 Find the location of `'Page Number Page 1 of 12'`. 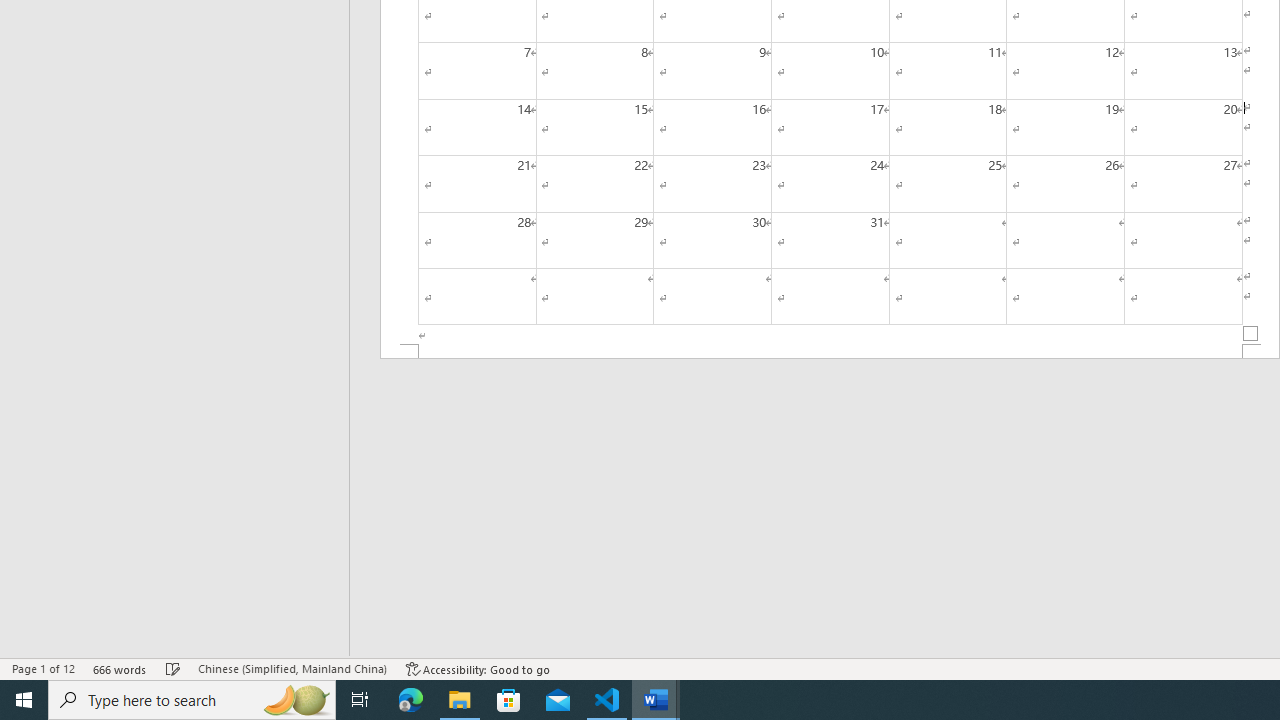

'Page Number Page 1 of 12' is located at coordinates (43, 669).